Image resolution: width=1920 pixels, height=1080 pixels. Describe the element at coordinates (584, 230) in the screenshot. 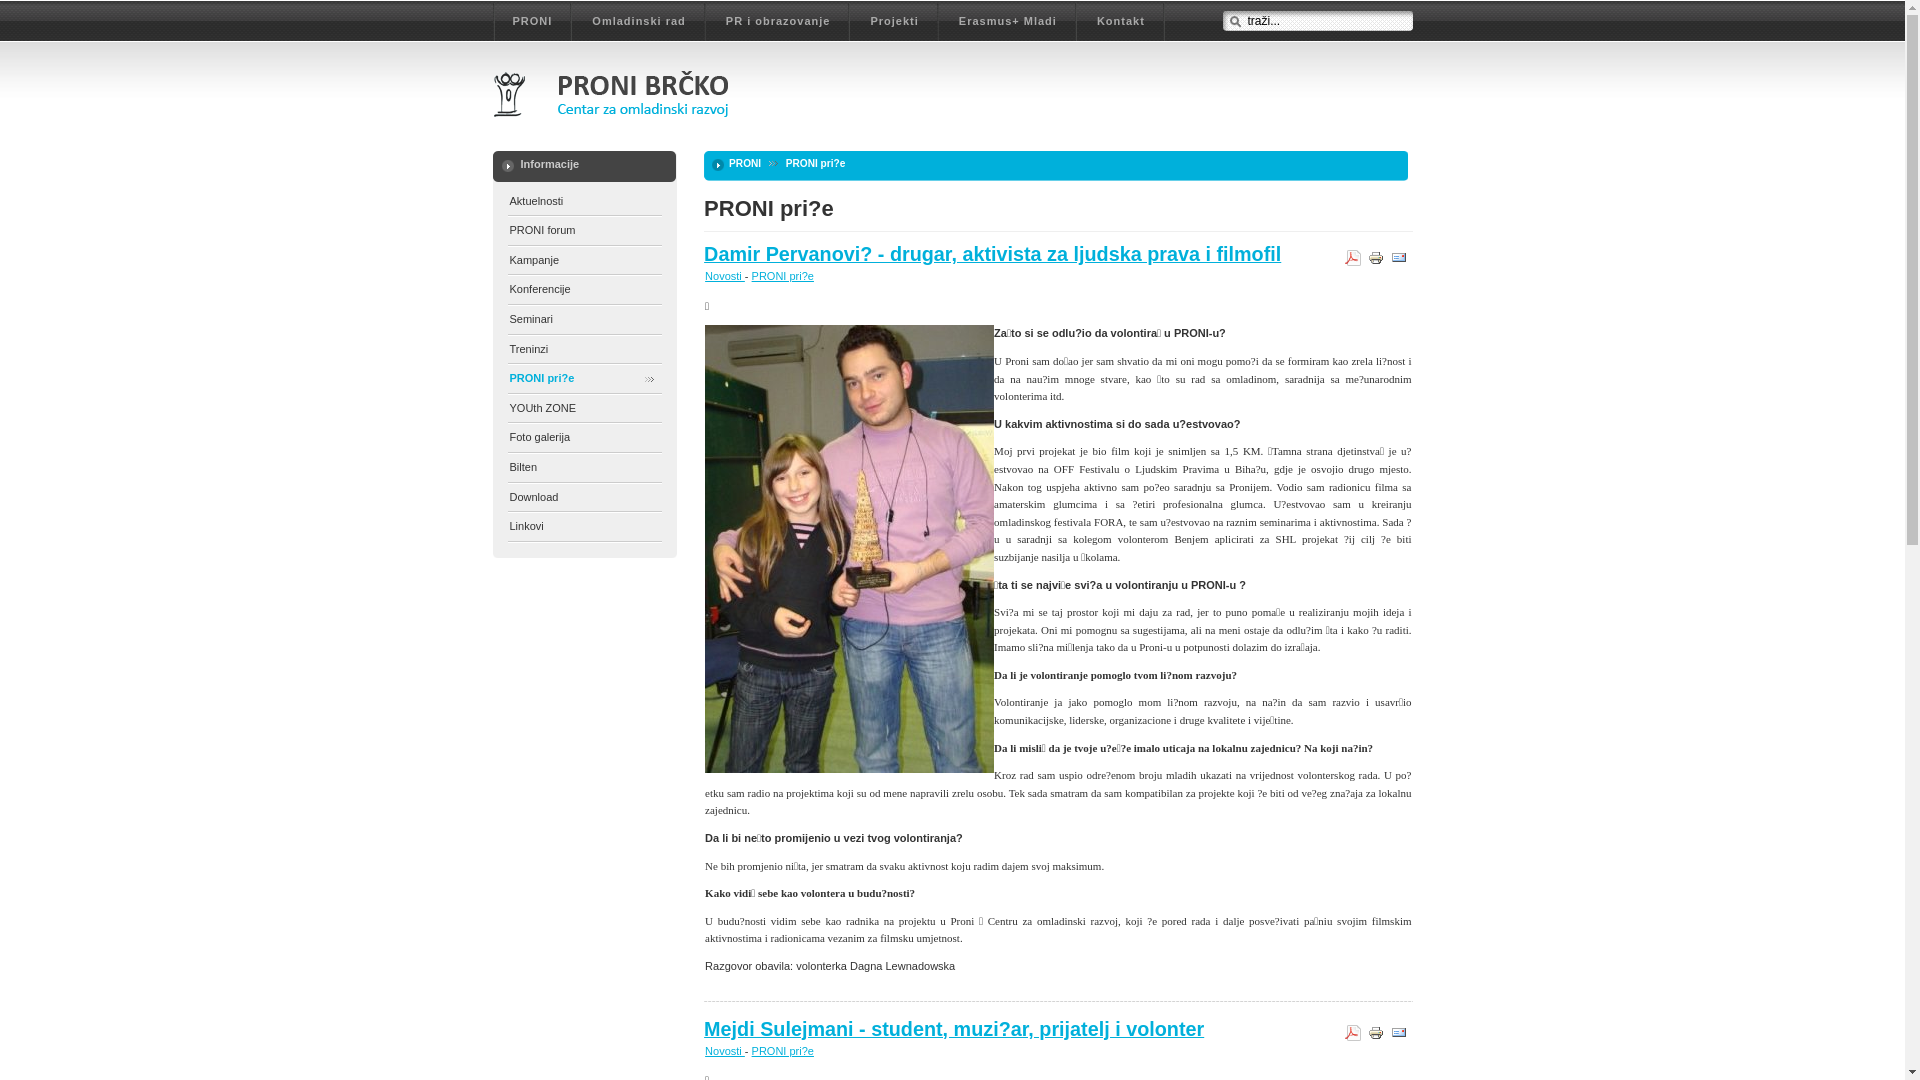

I see `'PRONI forum'` at that location.